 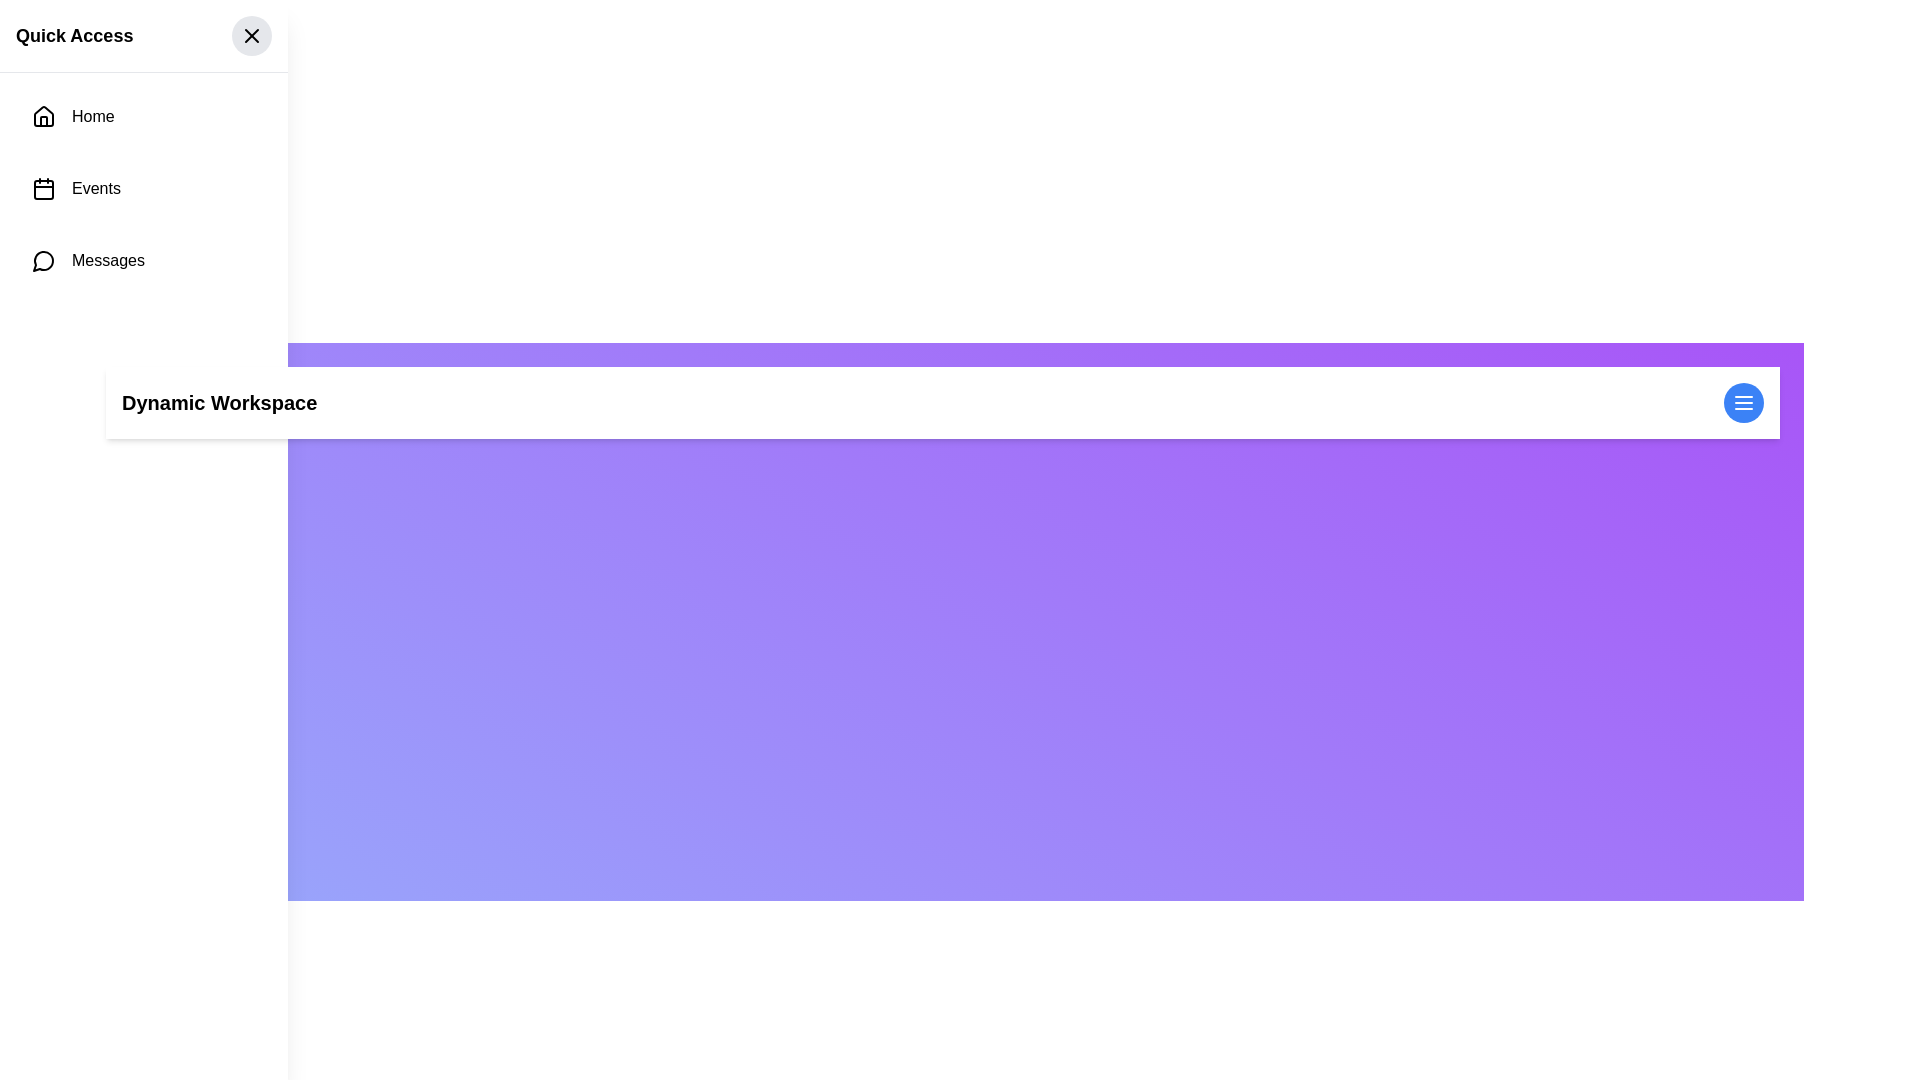 I want to click on the 'Home' button located at the top of the sidebar menu, so click(x=143, y=116).